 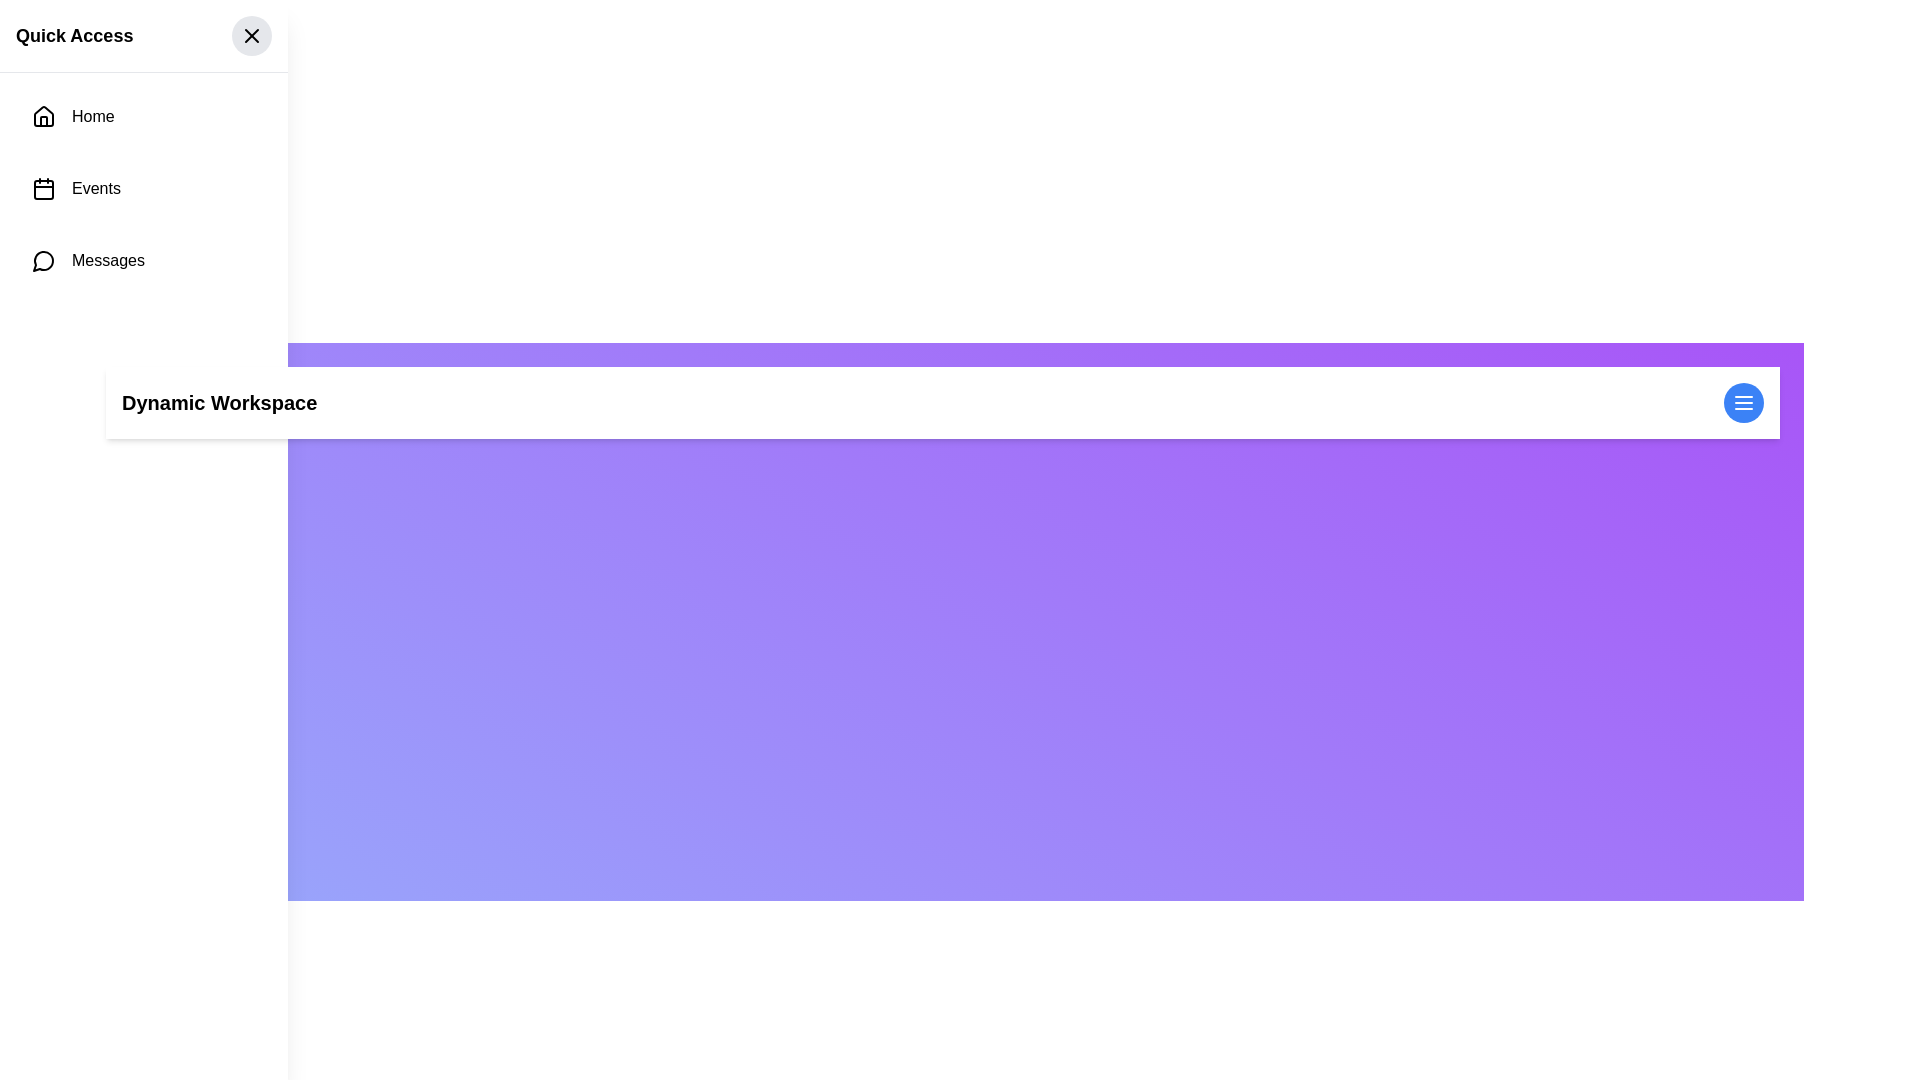 I want to click on the 'Home' button located at the top of the sidebar menu, so click(x=143, y=116).